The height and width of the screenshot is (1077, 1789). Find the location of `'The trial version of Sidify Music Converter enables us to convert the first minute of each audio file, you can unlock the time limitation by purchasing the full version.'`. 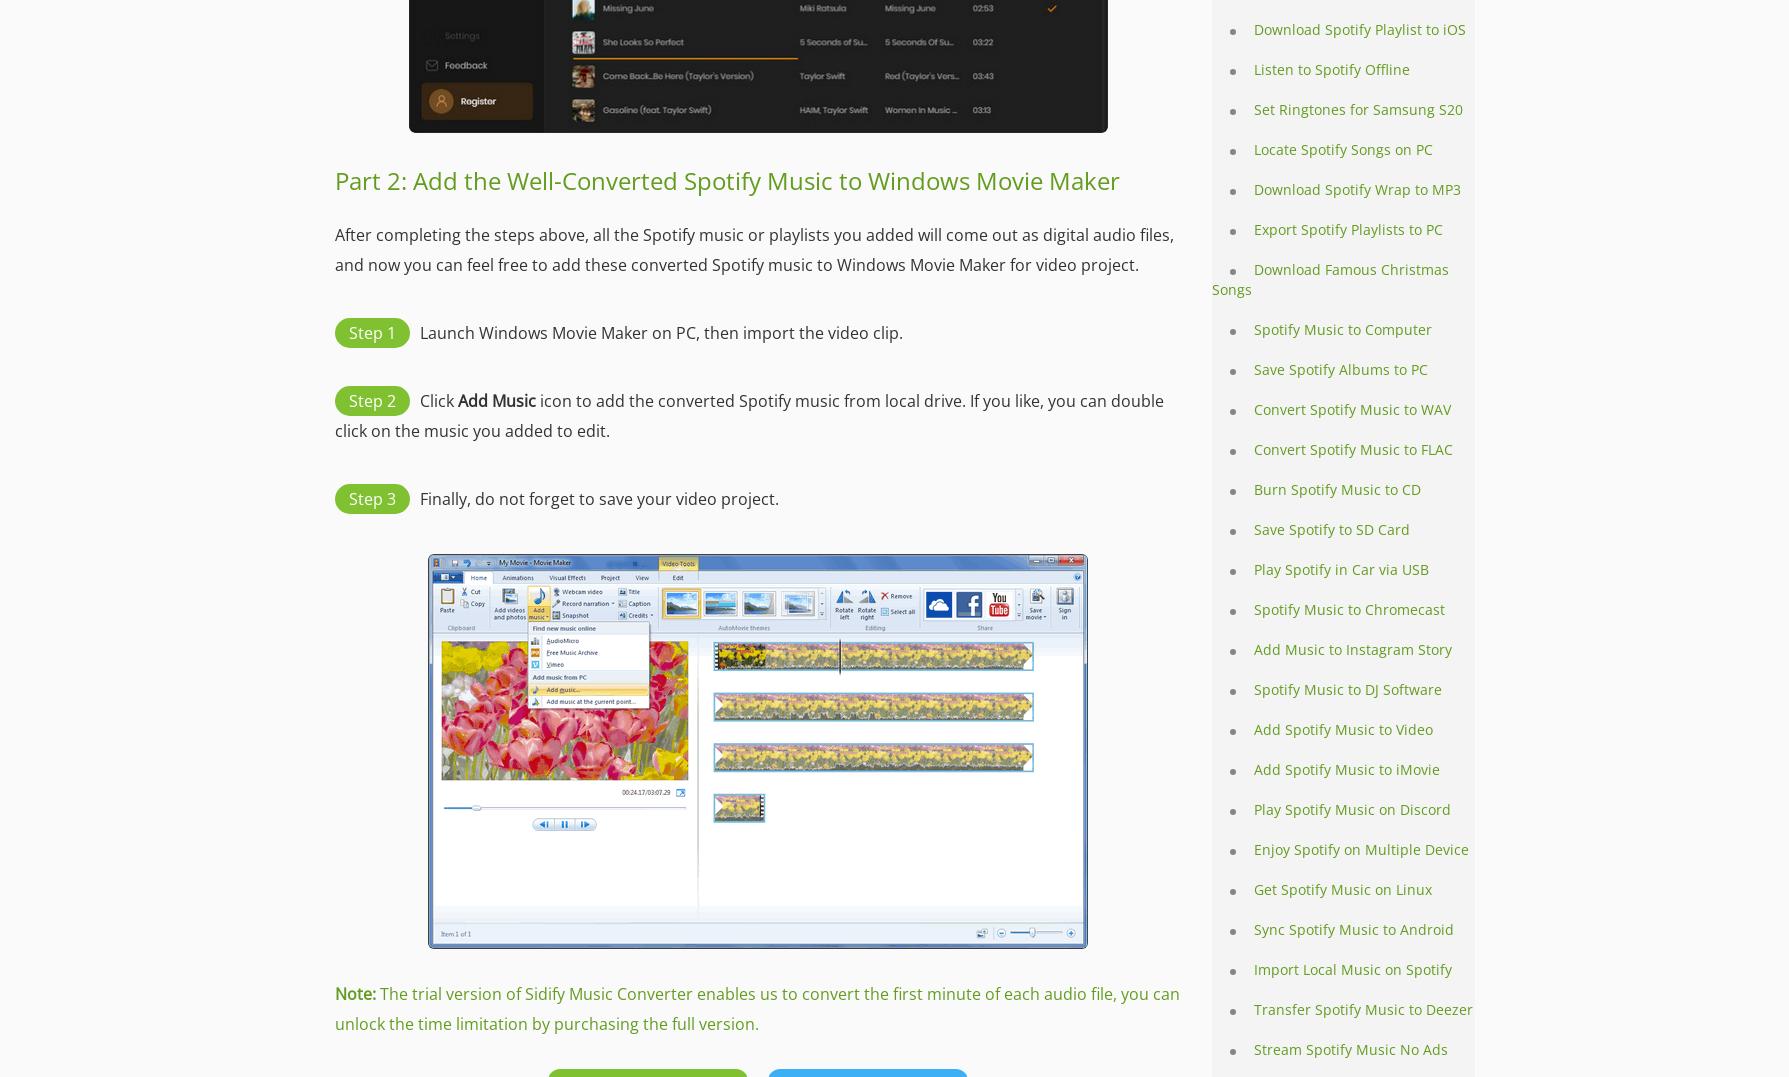

'The trial version of Sidify Music Converter enables us to convert the first minute of each audio file, you can unlock the time limitation by purchasing the full version.' is located at coordinates (756, 1006).